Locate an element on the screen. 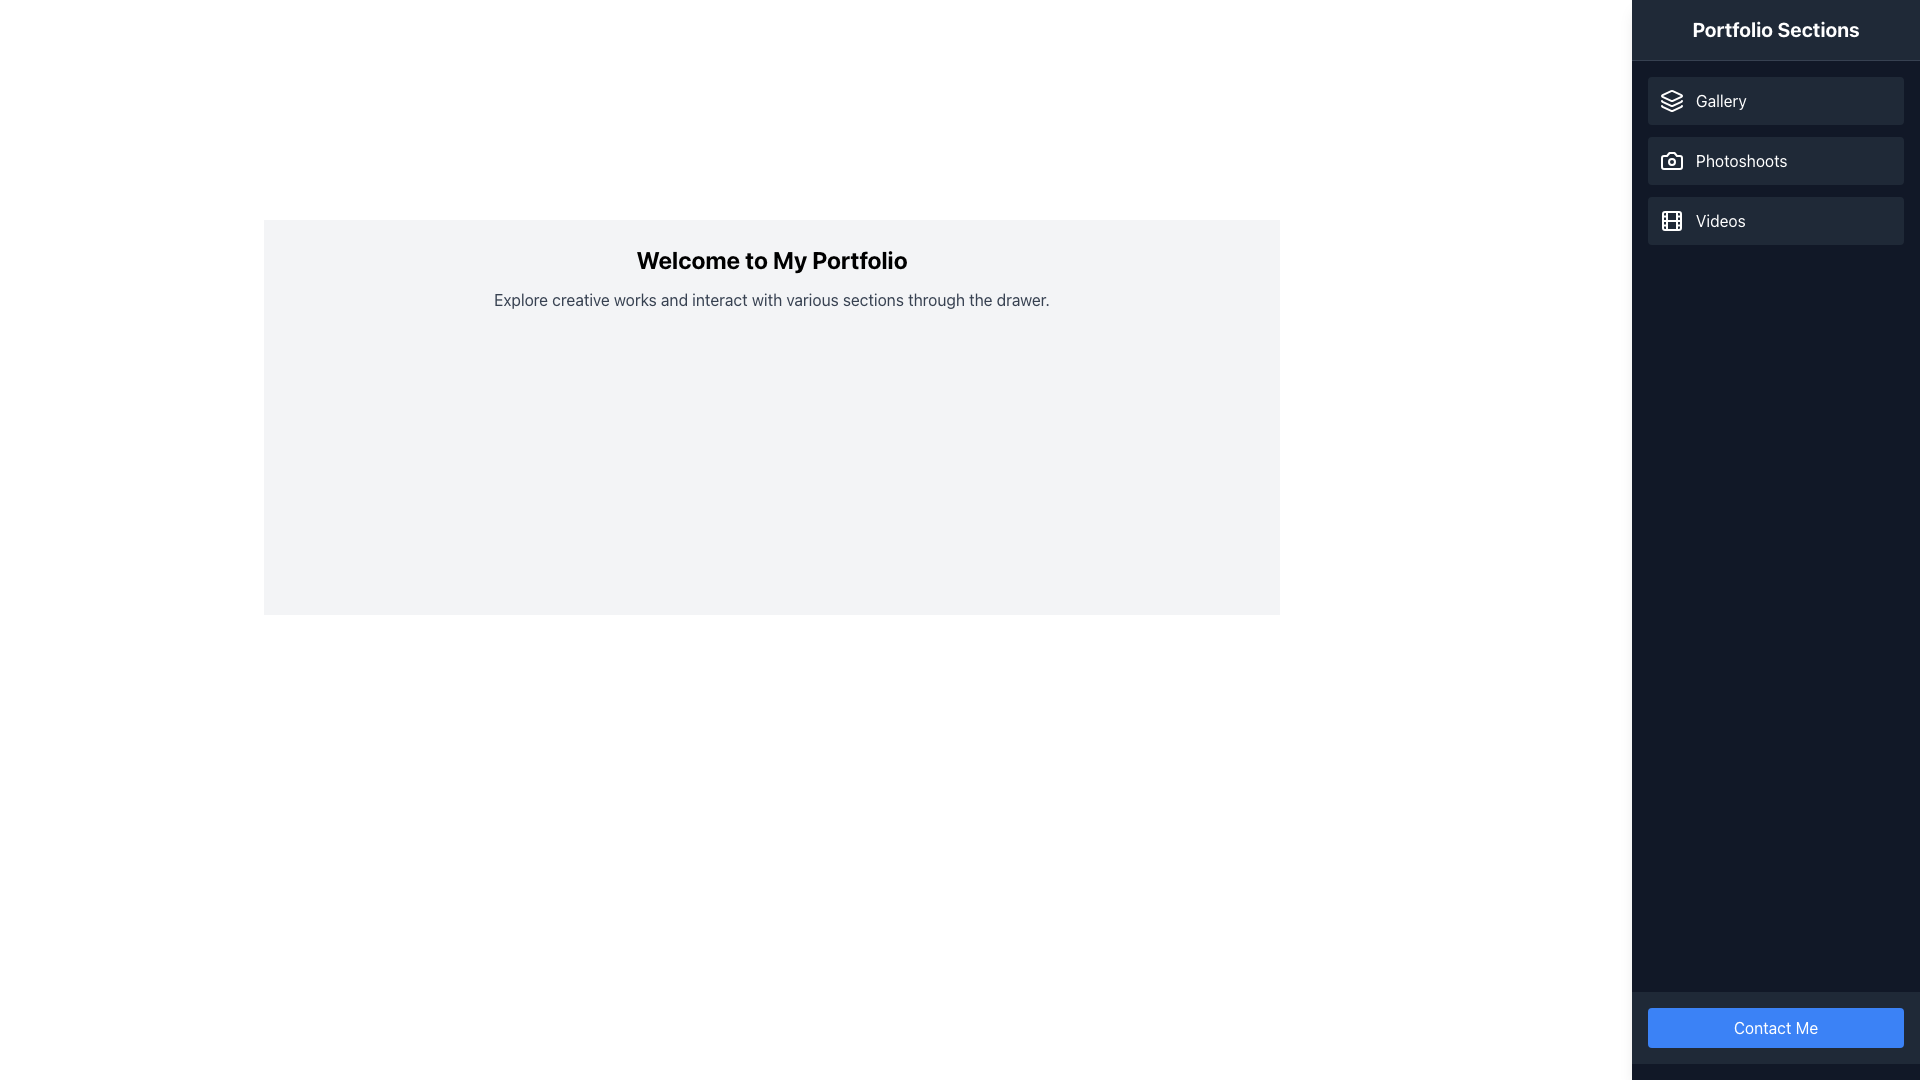 The width and height of the screenshot is (1920, 1080). the blue button with white text reading 'Contact Me' to observe its hover effect is located at coordinates (1776, 1028).